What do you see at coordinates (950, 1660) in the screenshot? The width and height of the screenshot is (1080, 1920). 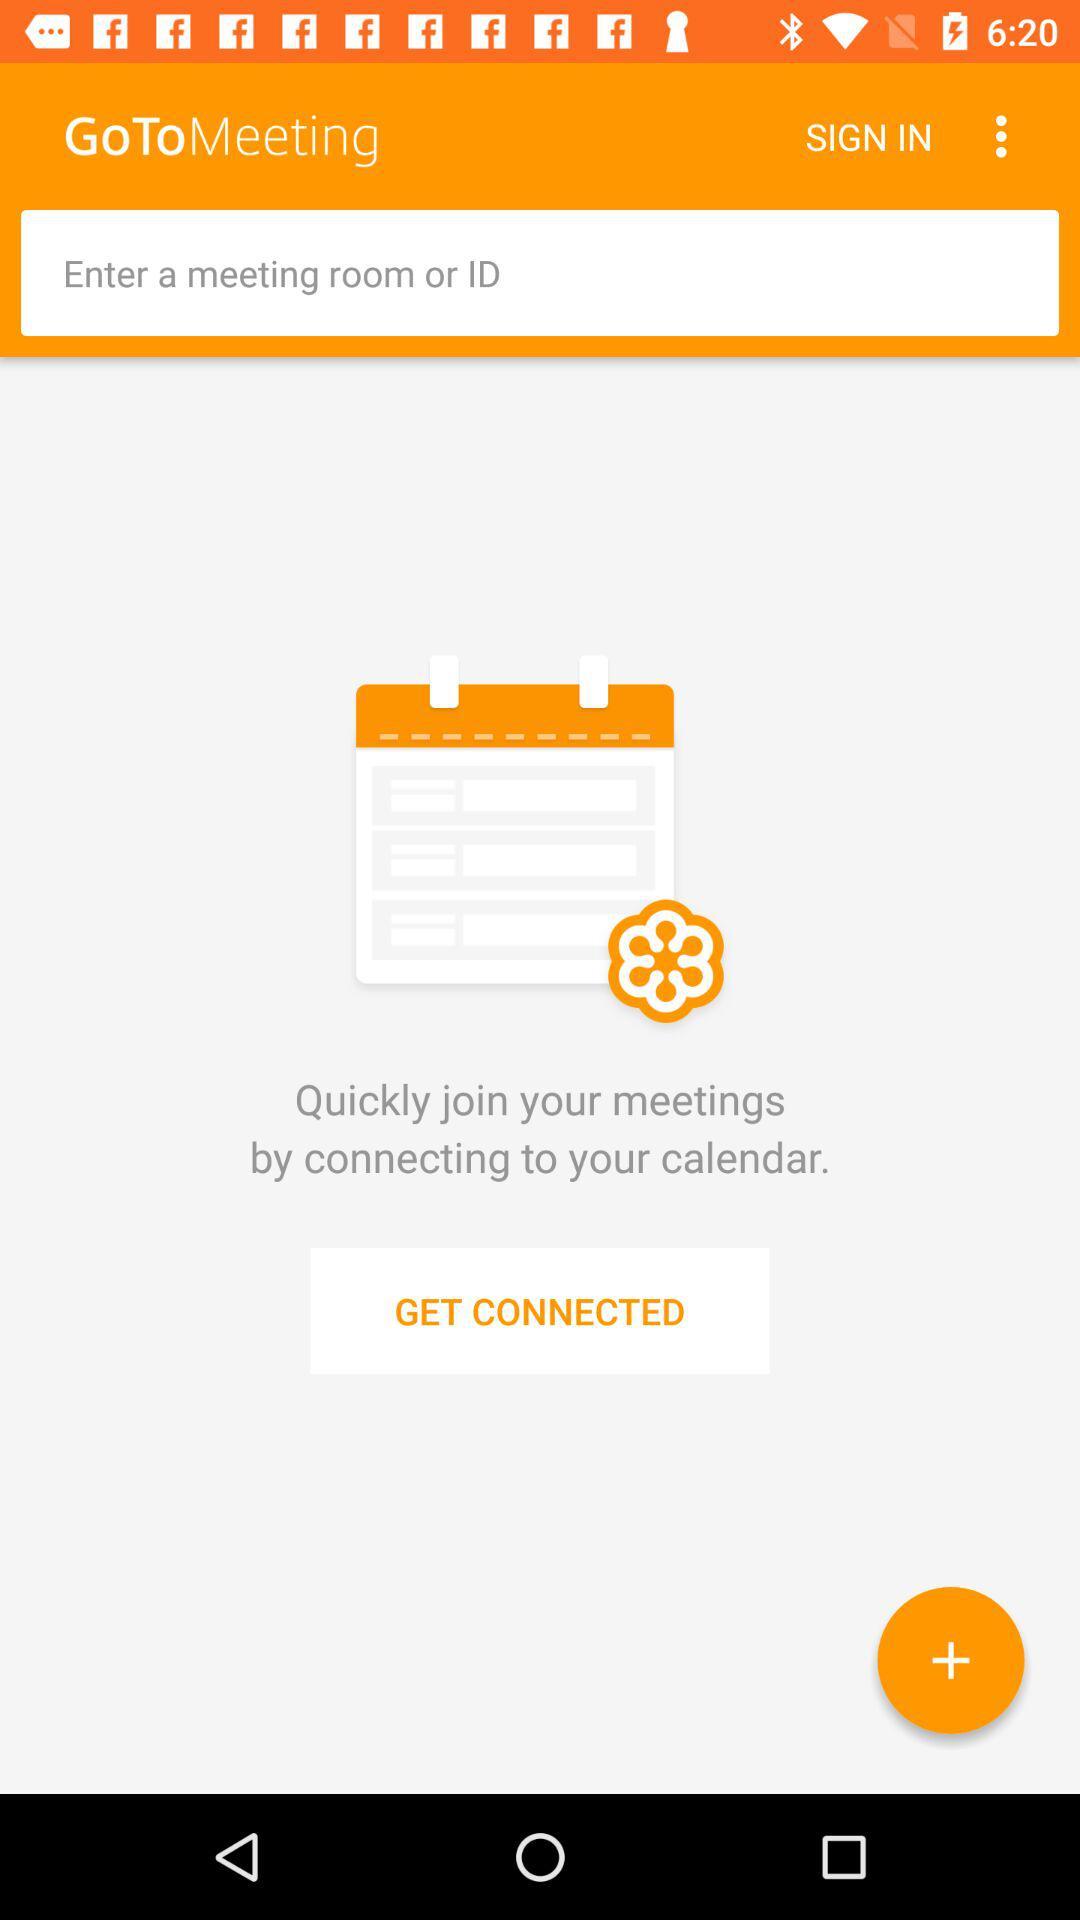 I see `the add icon` at bounding box center [950, 1660].